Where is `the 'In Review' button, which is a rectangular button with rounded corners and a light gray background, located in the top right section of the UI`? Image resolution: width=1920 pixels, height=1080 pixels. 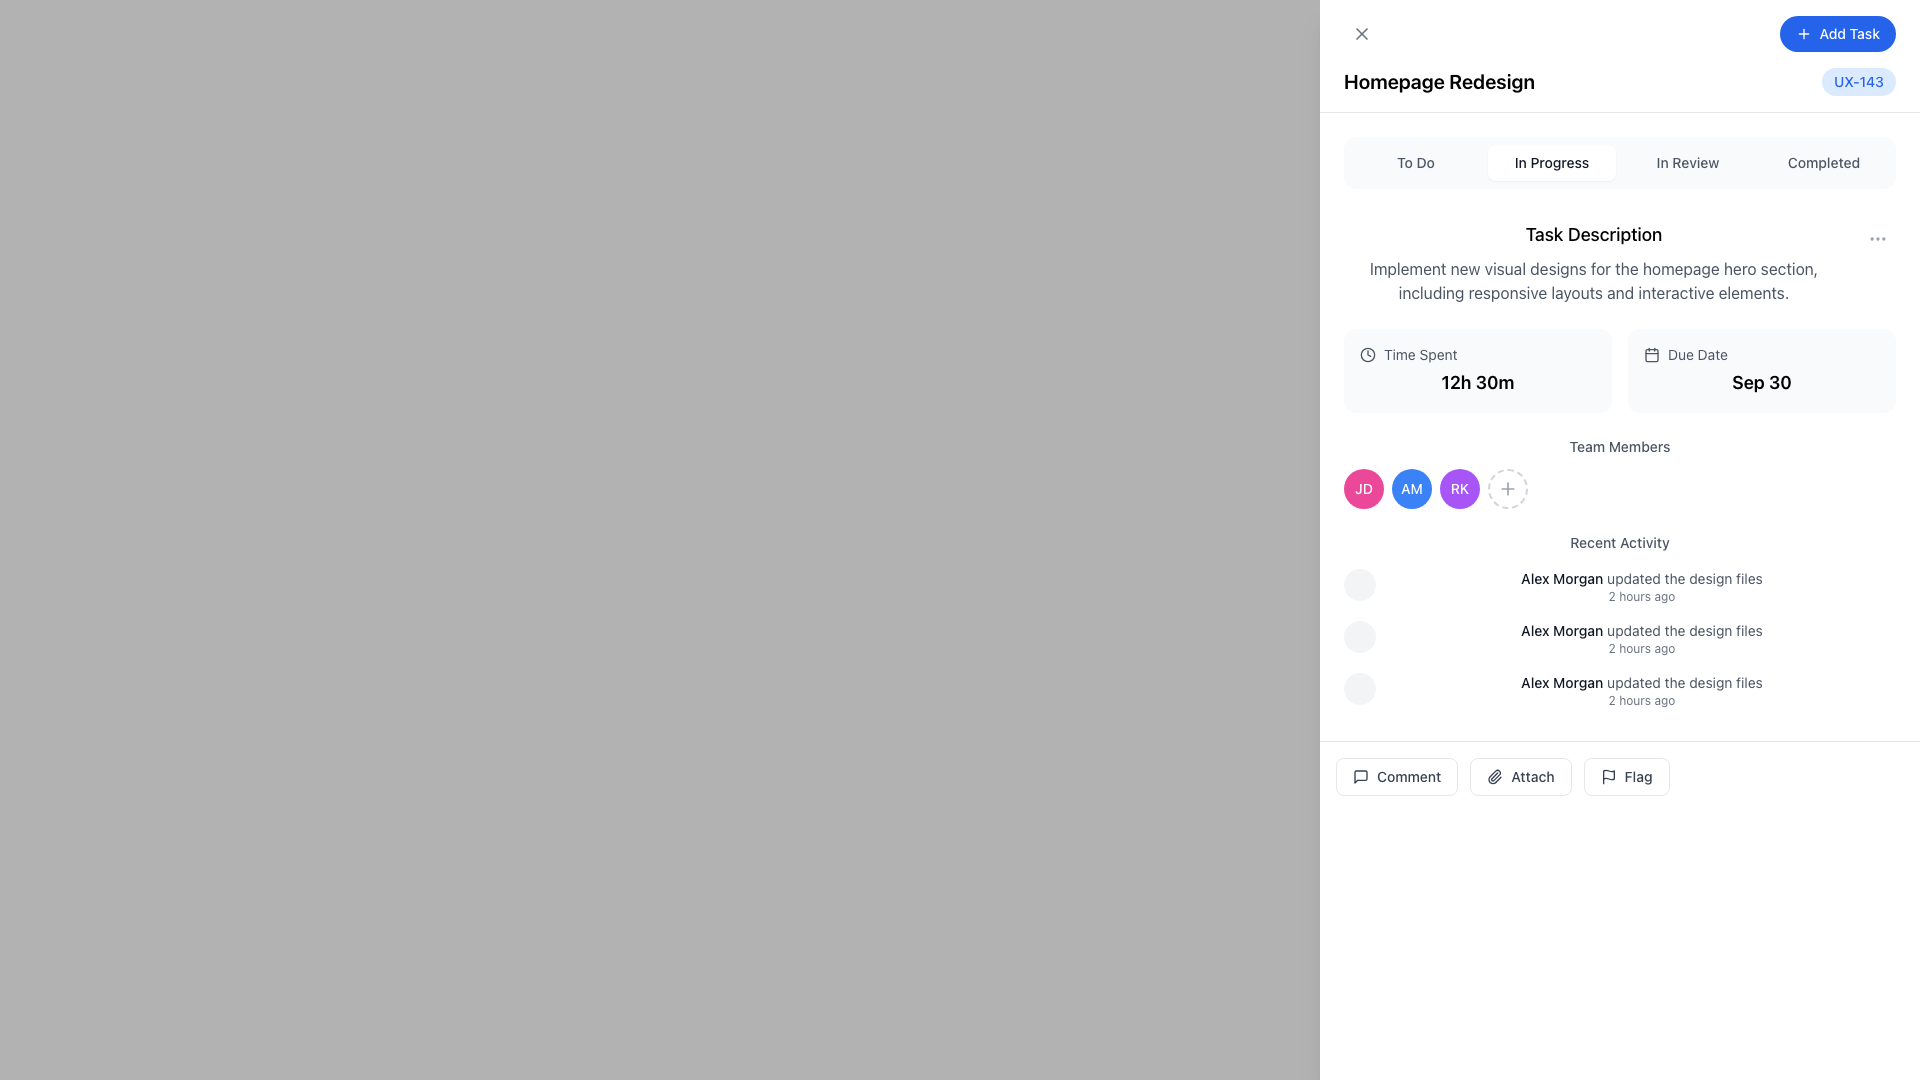 the 'In Review' button, which is a rectangular button with rounded corners and a light gray background, located in the top right section of the UI is located at coordinates (1687, 161).